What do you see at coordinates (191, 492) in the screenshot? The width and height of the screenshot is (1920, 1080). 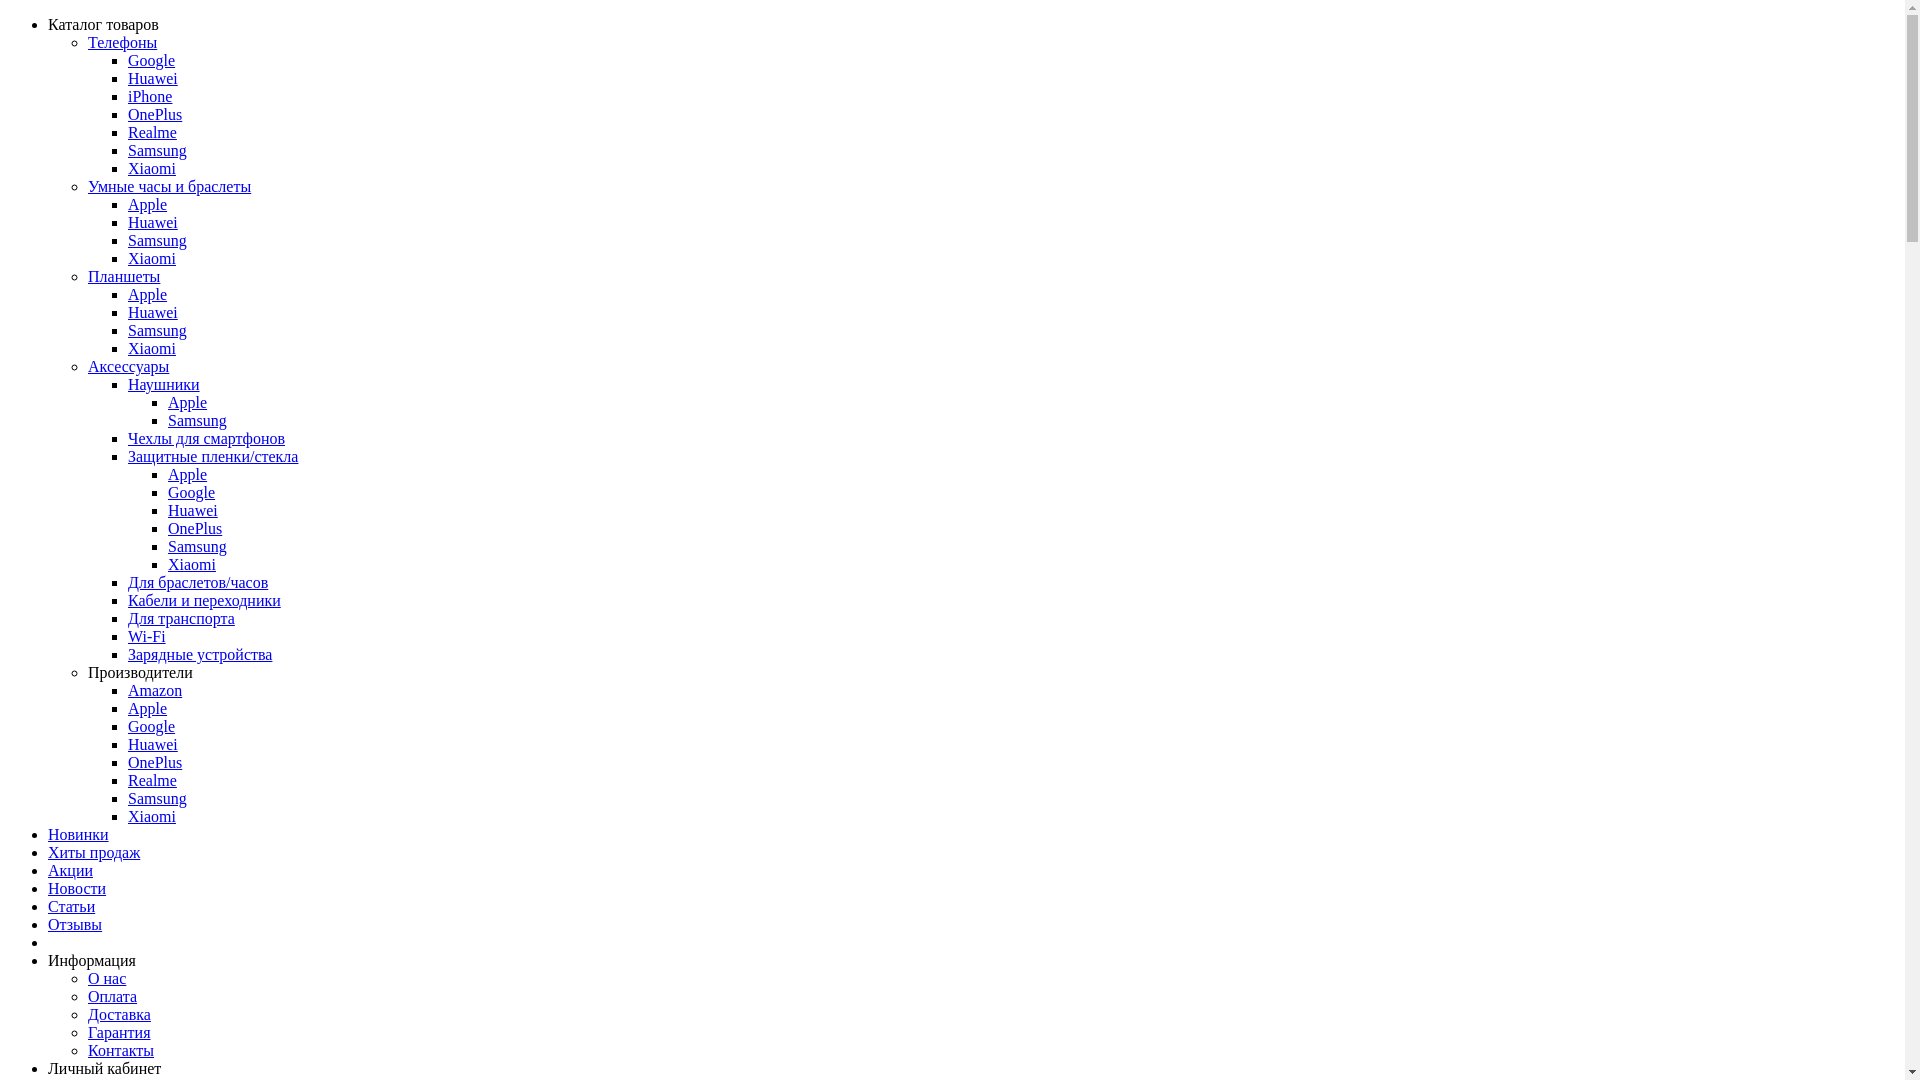 I see `'Google'` at bounding box center [191, 492].